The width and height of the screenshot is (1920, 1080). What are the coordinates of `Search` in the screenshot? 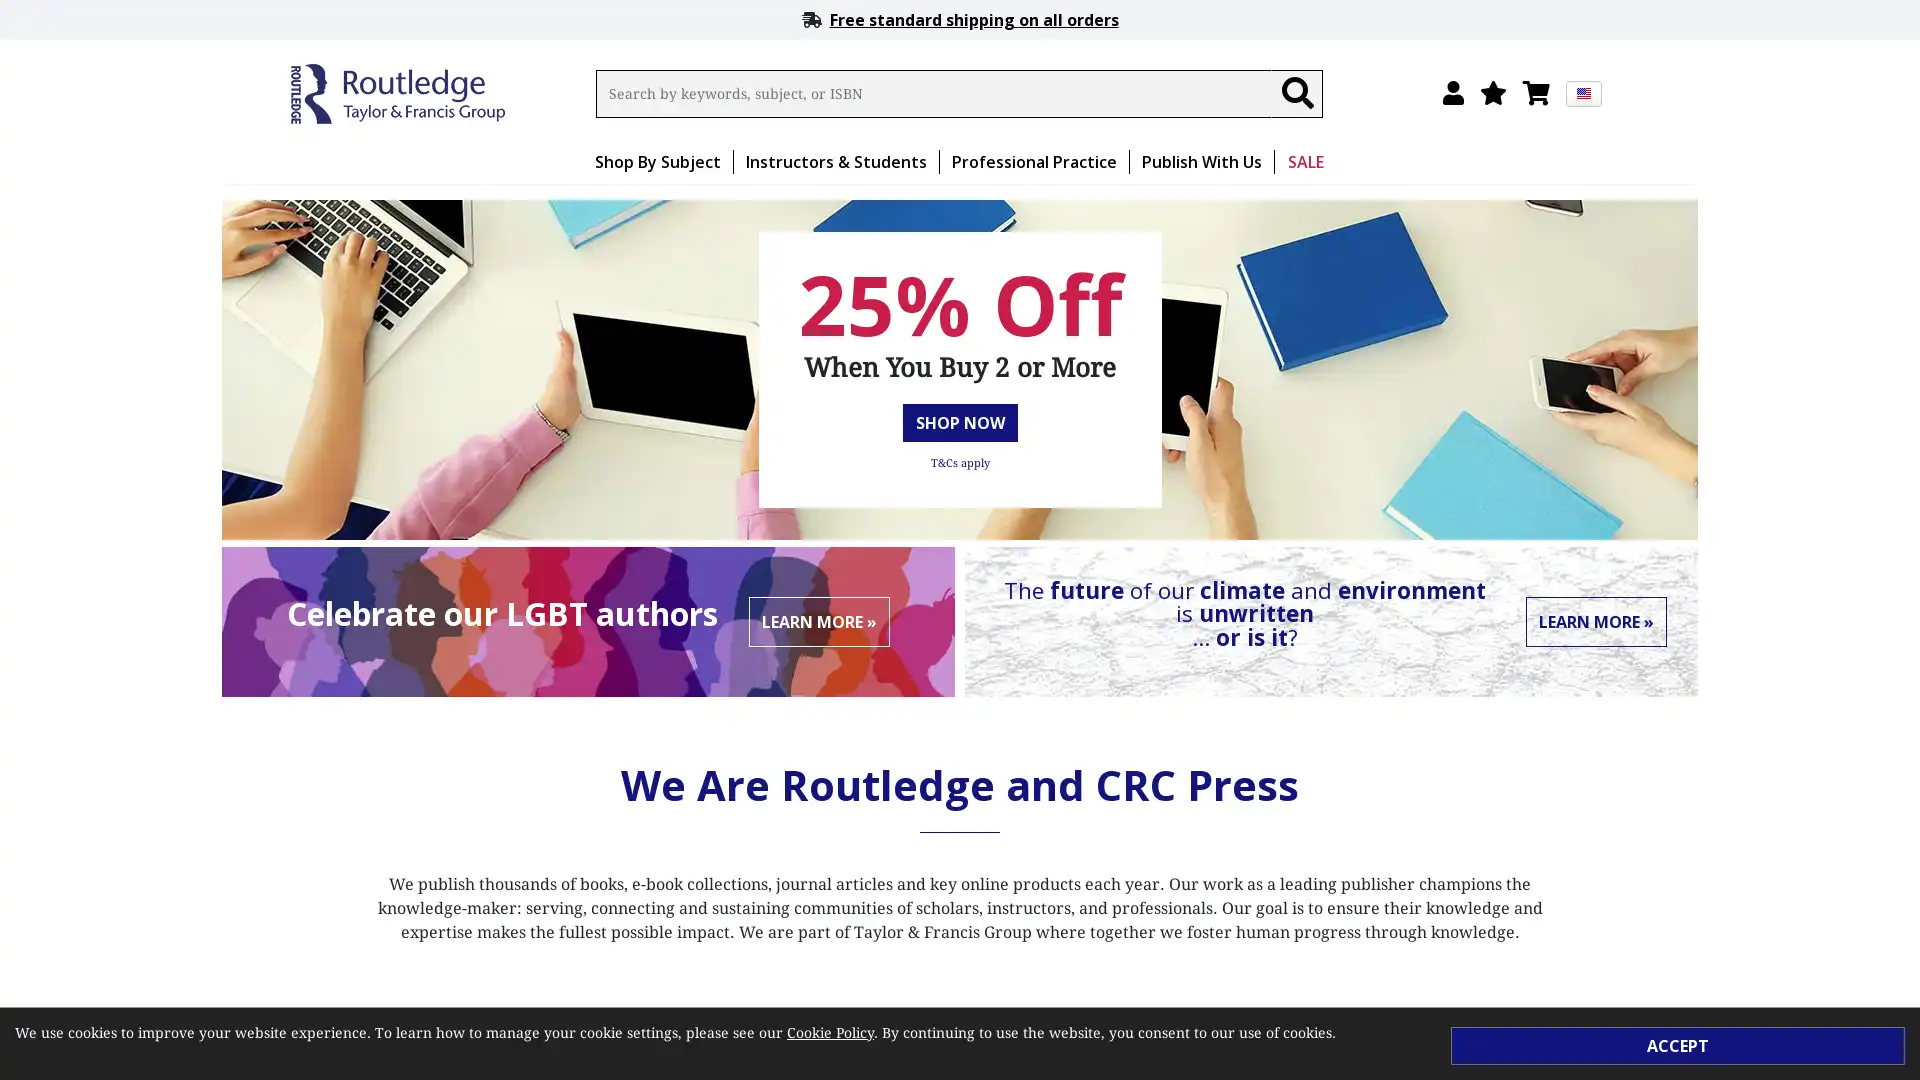 It's located at (1296, 93).